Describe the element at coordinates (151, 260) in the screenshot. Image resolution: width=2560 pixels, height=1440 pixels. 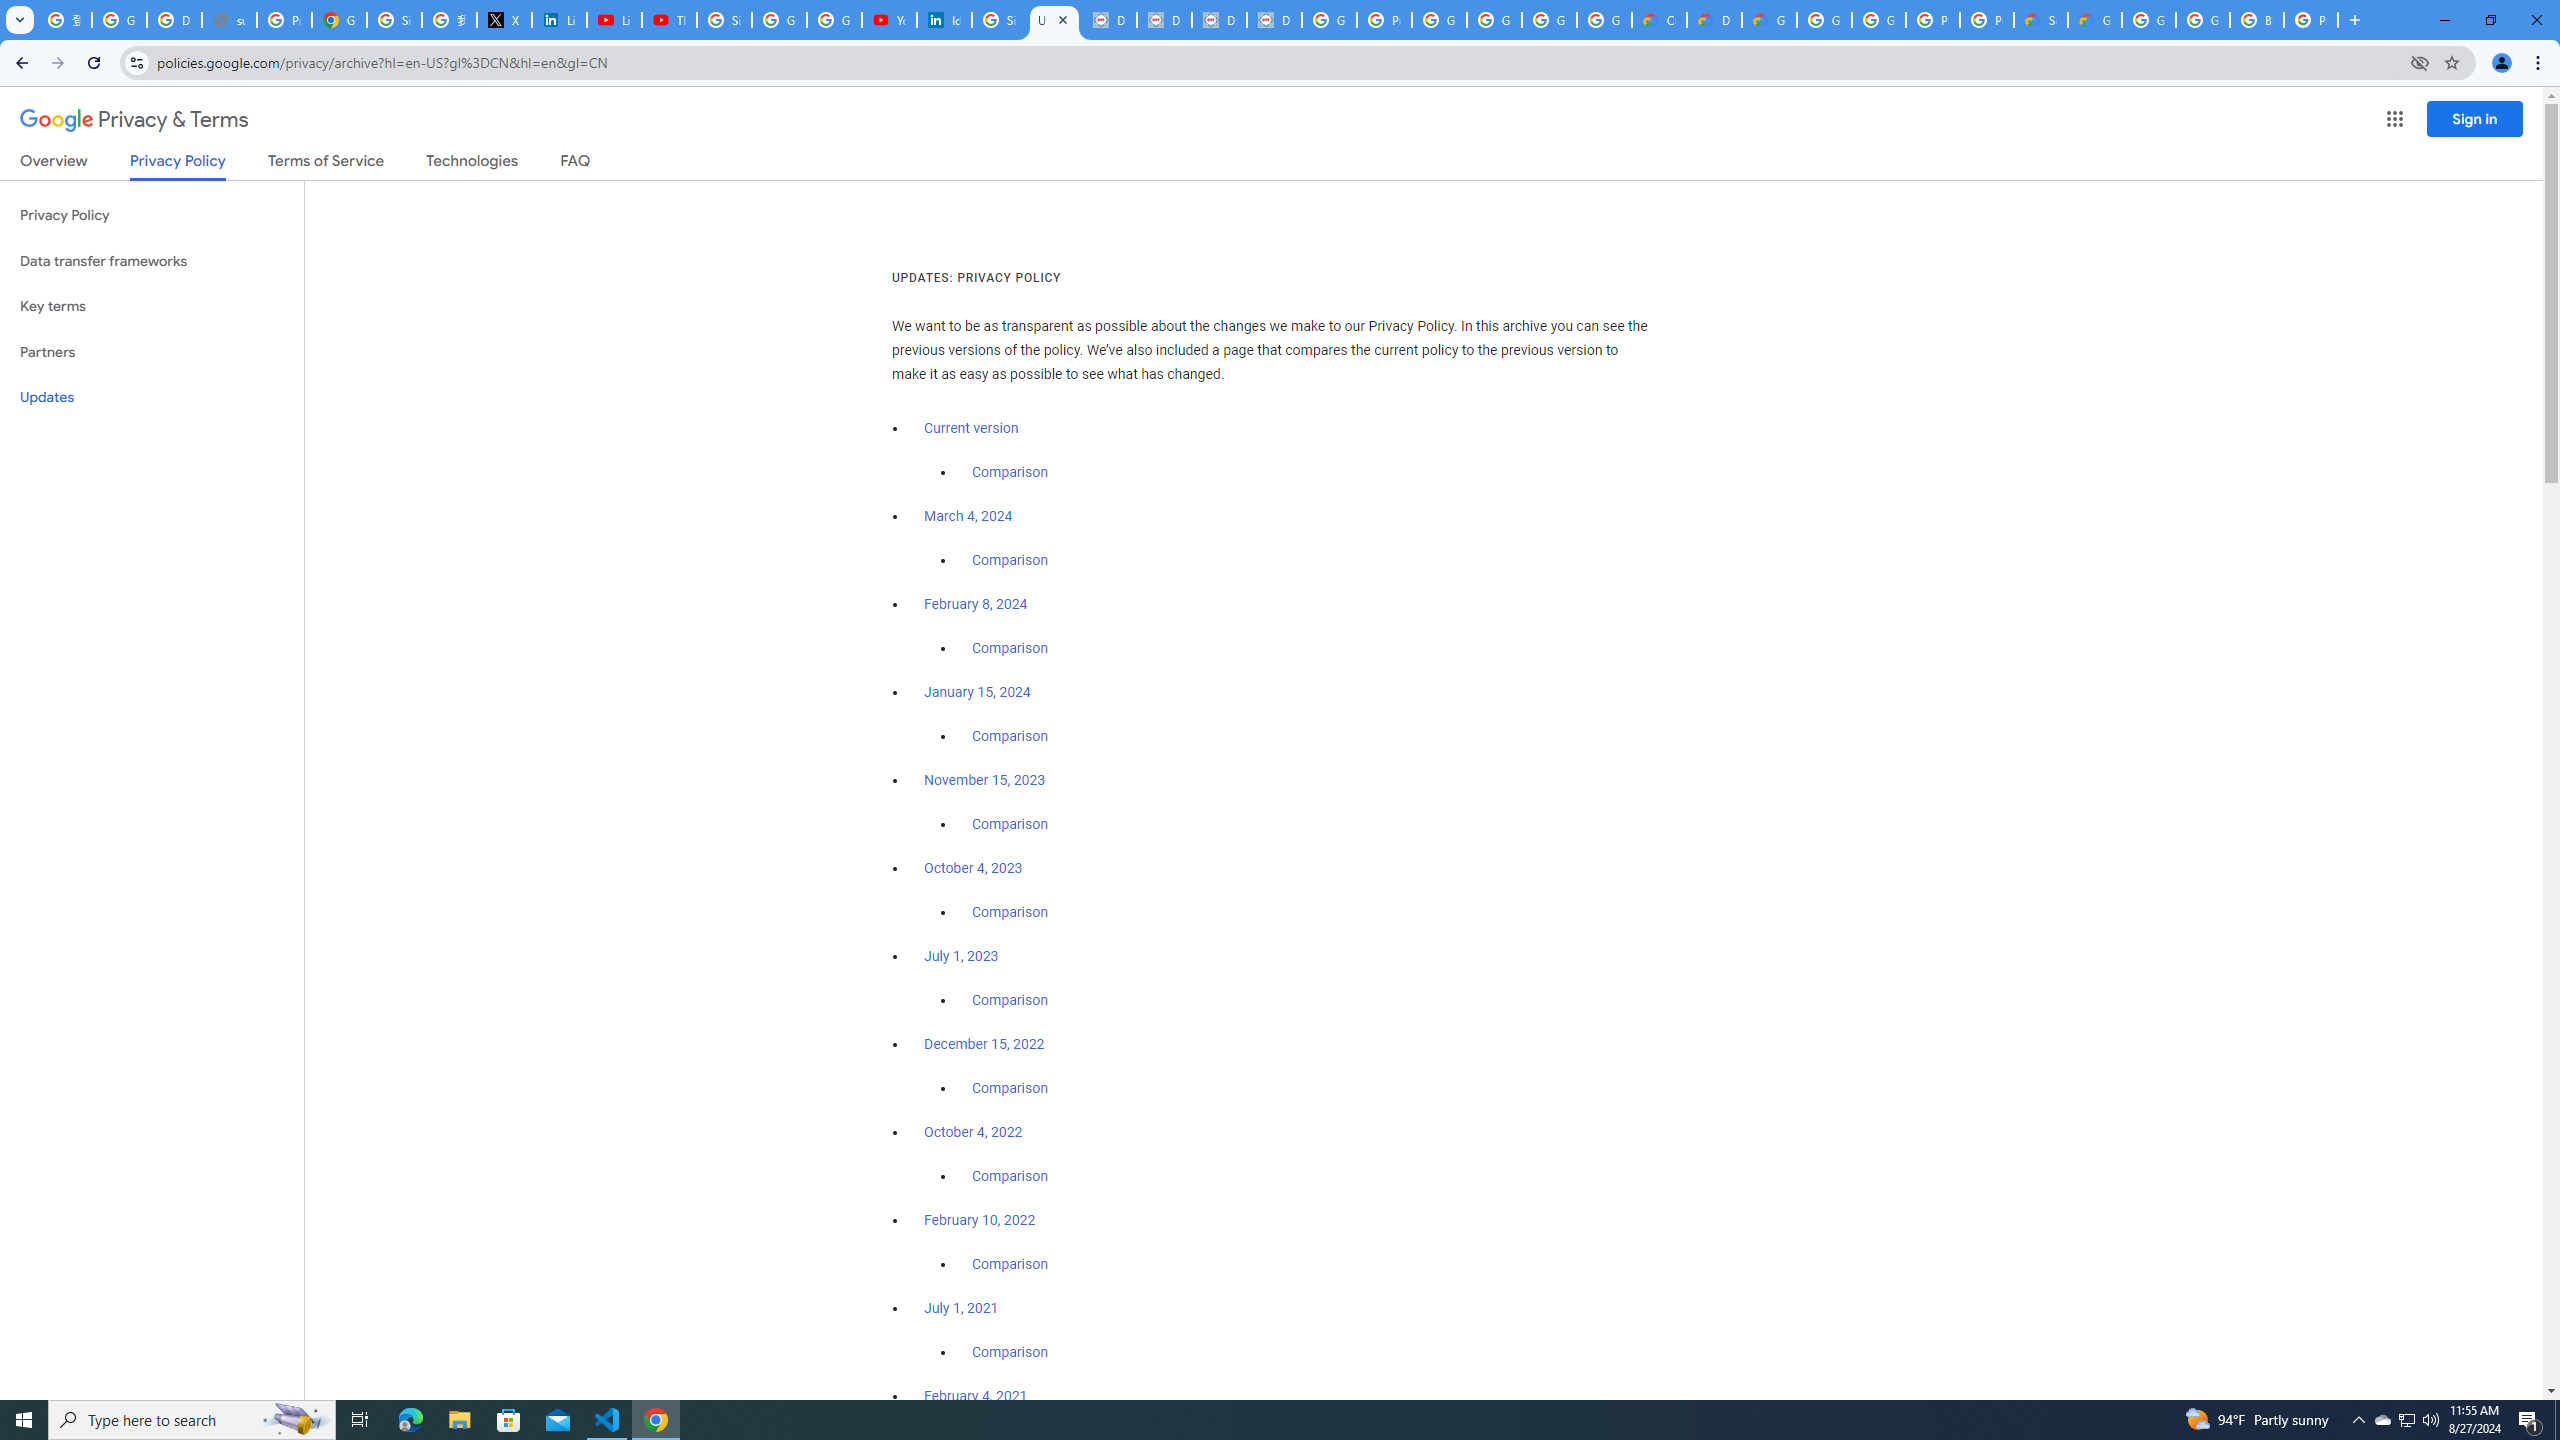
I see `'Data transfer frameworks'` at that location.